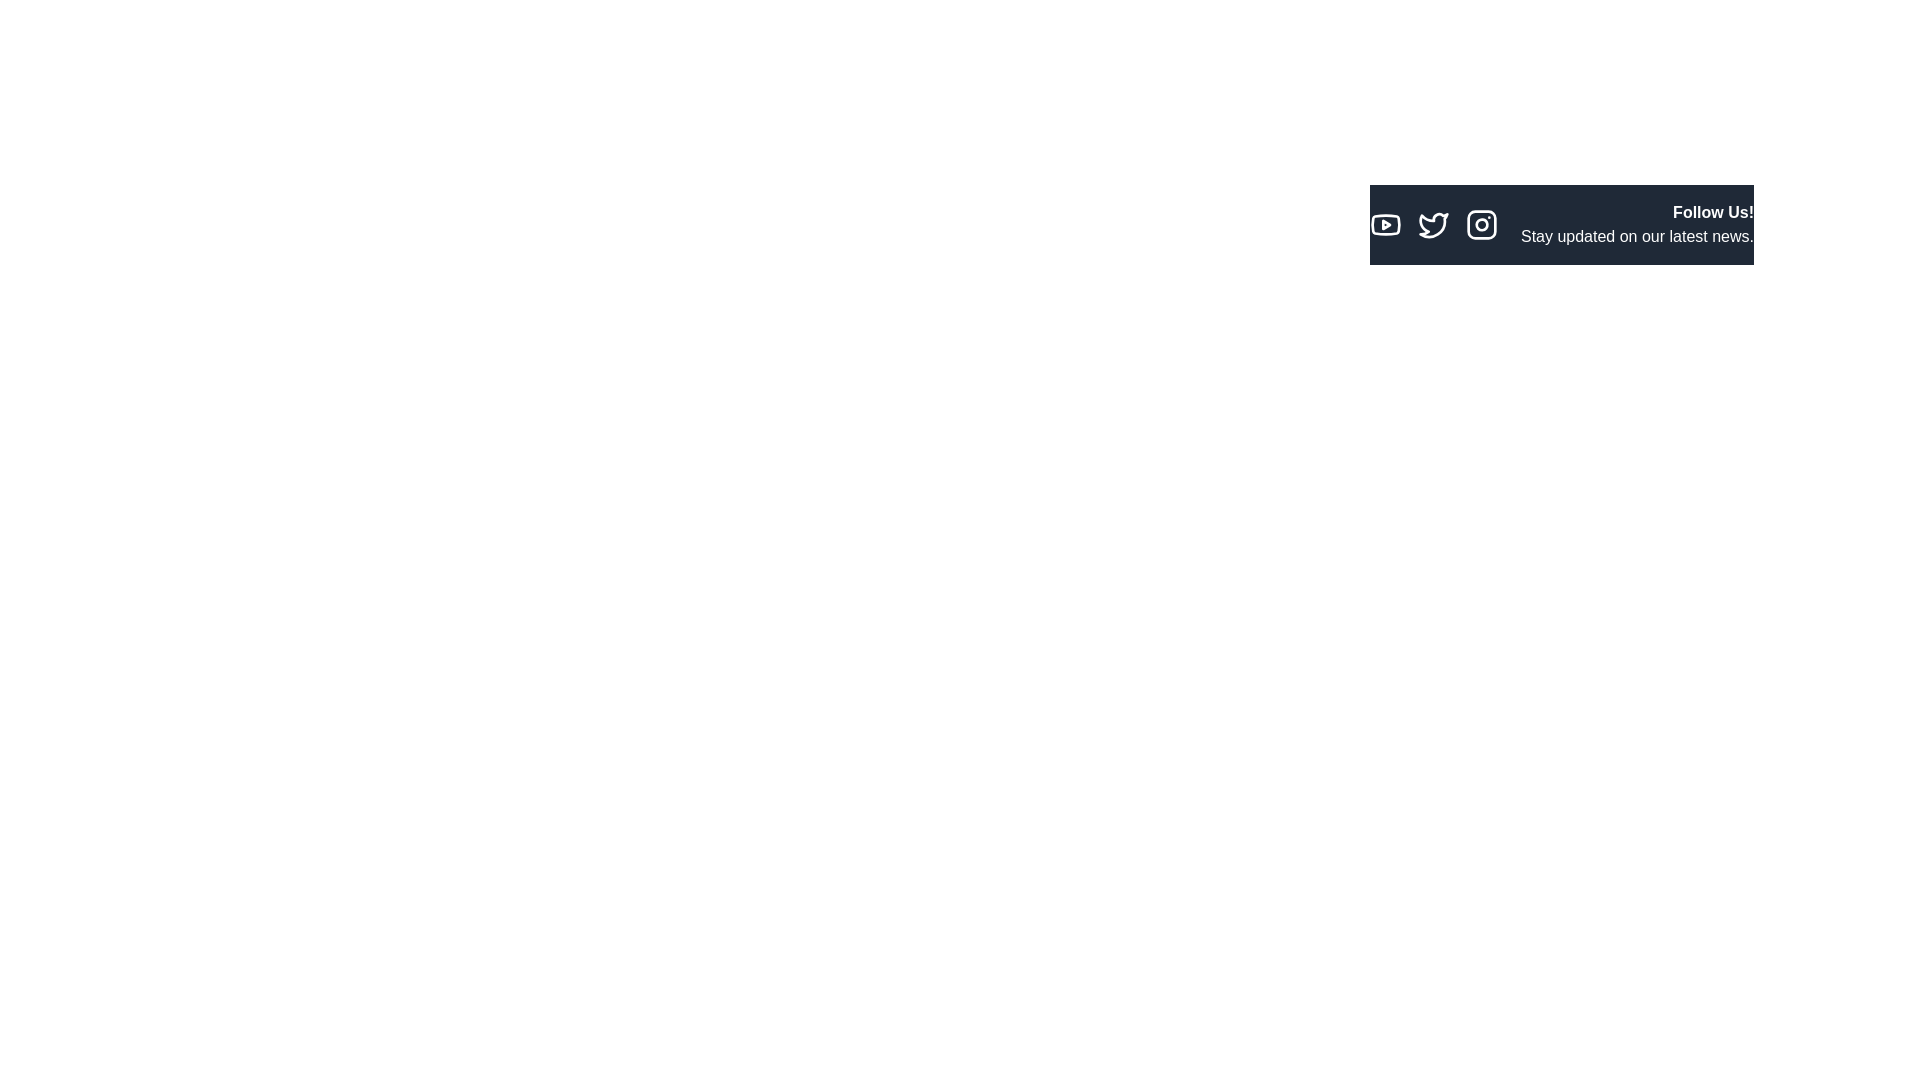 The width and height of the screenshot is (1920, 1080). Describe the element at coordinates (1433, 224) in the screenshot. I see `the Twitter icon, which is the second icon from the left in the group of social media icons` at that location.